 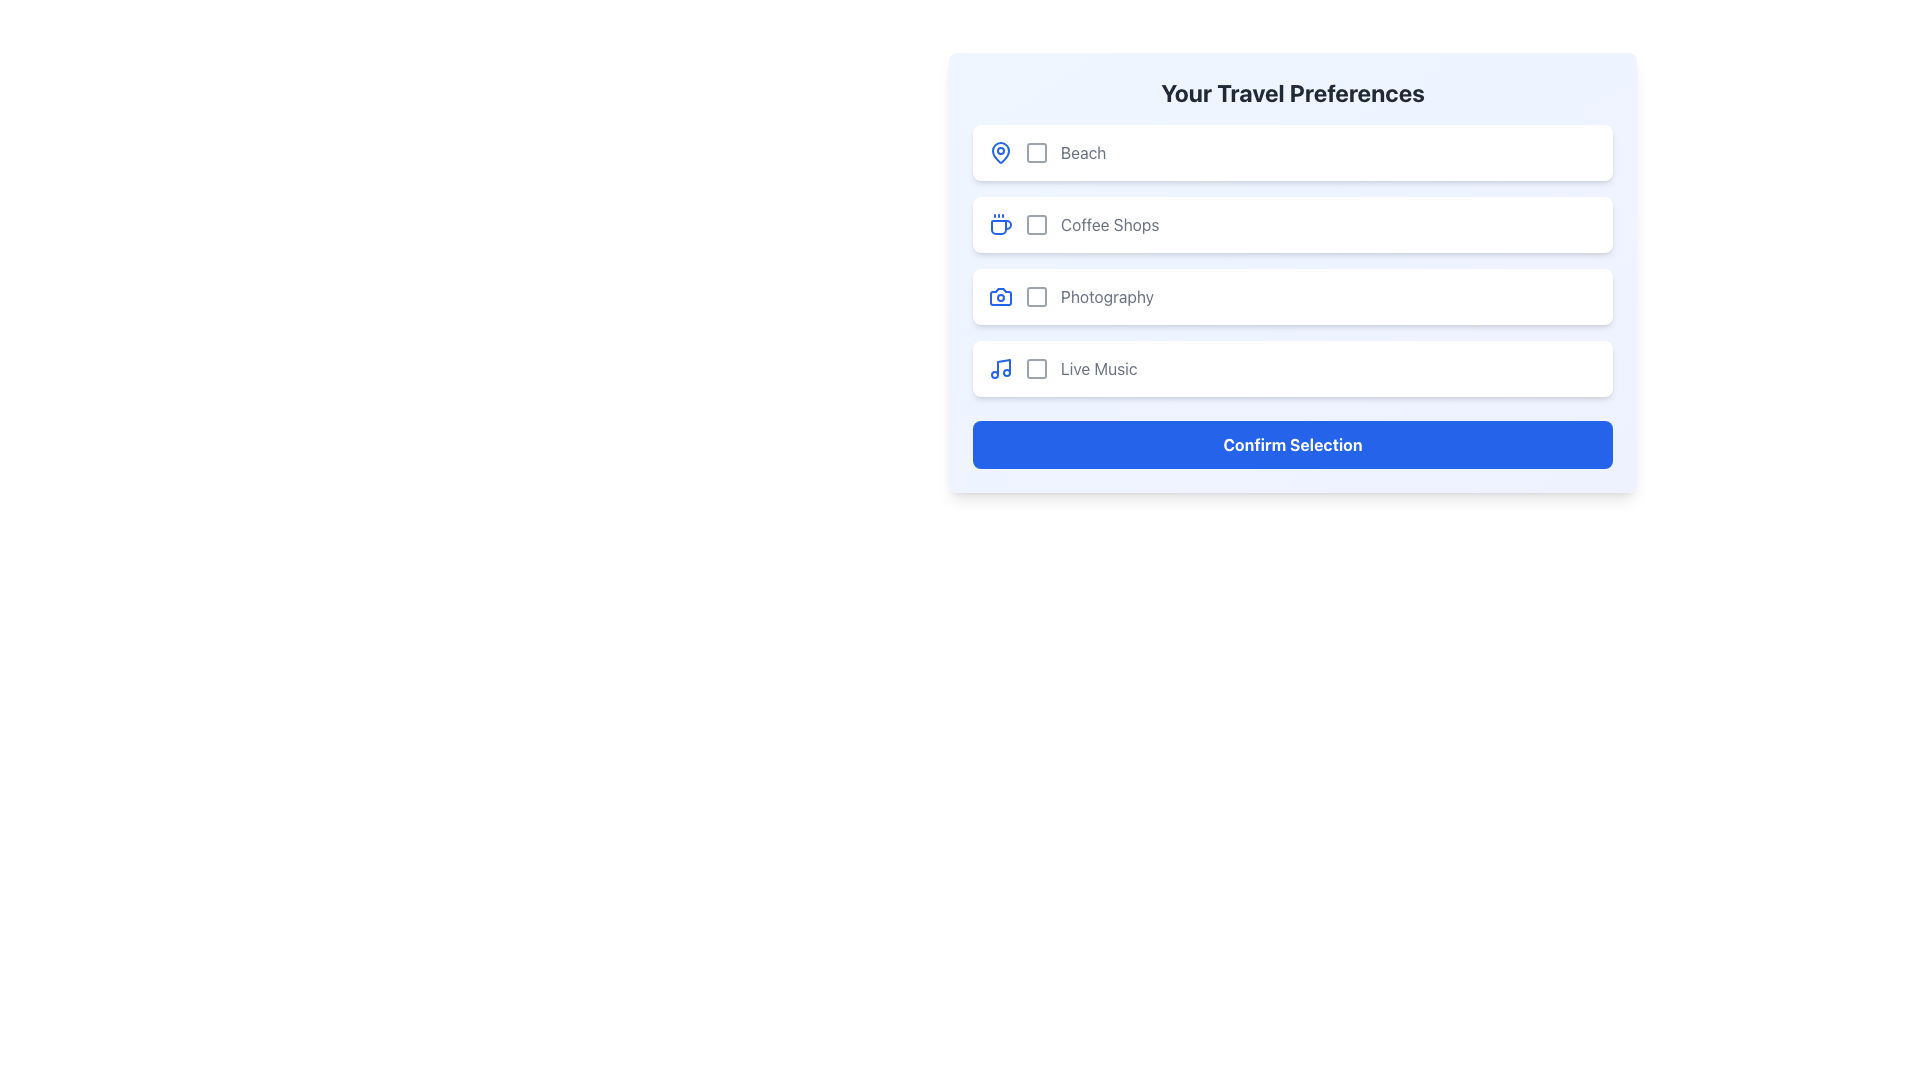 What do you see at coordinates (1098, 369) in the screenshot?
I see `'Live Music' text label located in the bottom row of the vertically stacked list within the card, which is styled in muted gray and aligned with an icon and checkbox` at bounding box center [1098, 369].